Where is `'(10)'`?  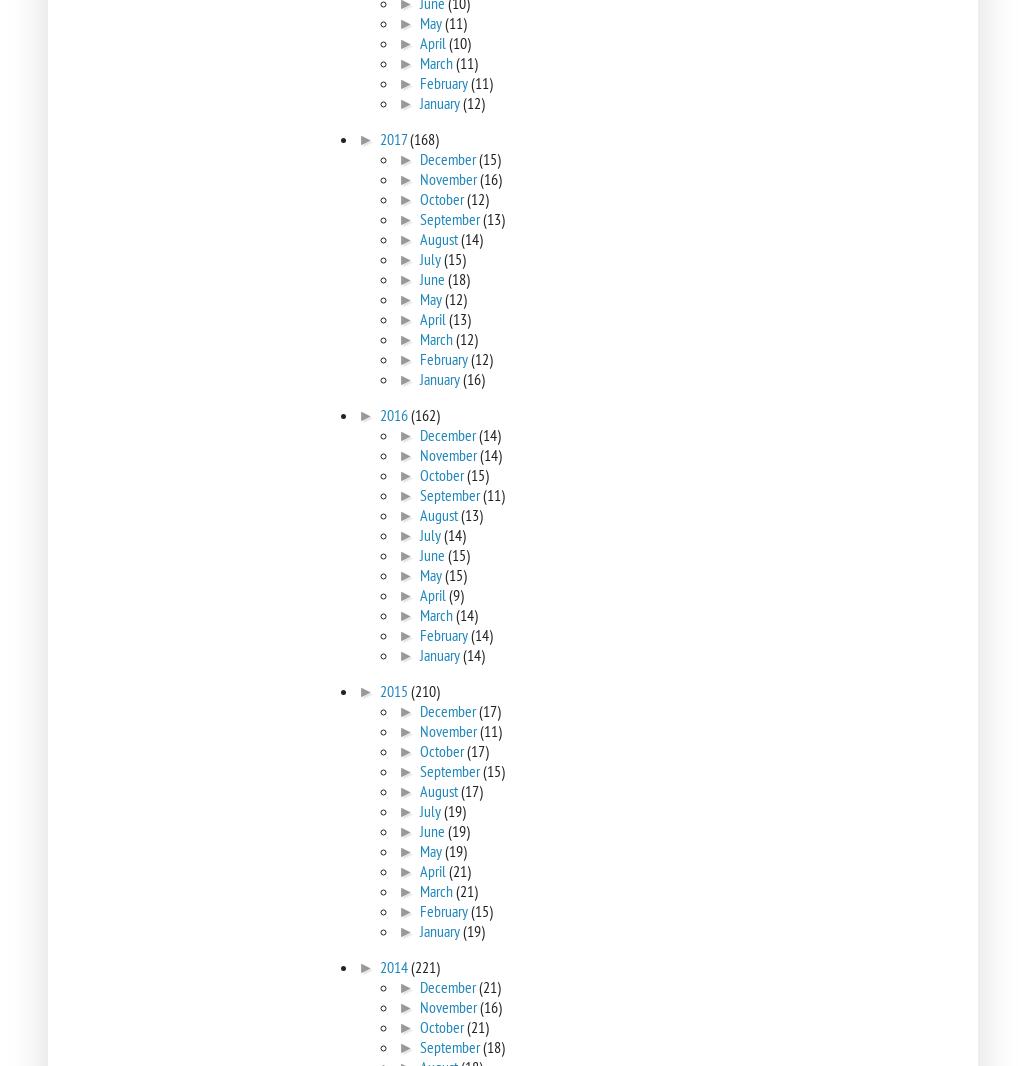 '(10)' is located at coordinates (459, 41).